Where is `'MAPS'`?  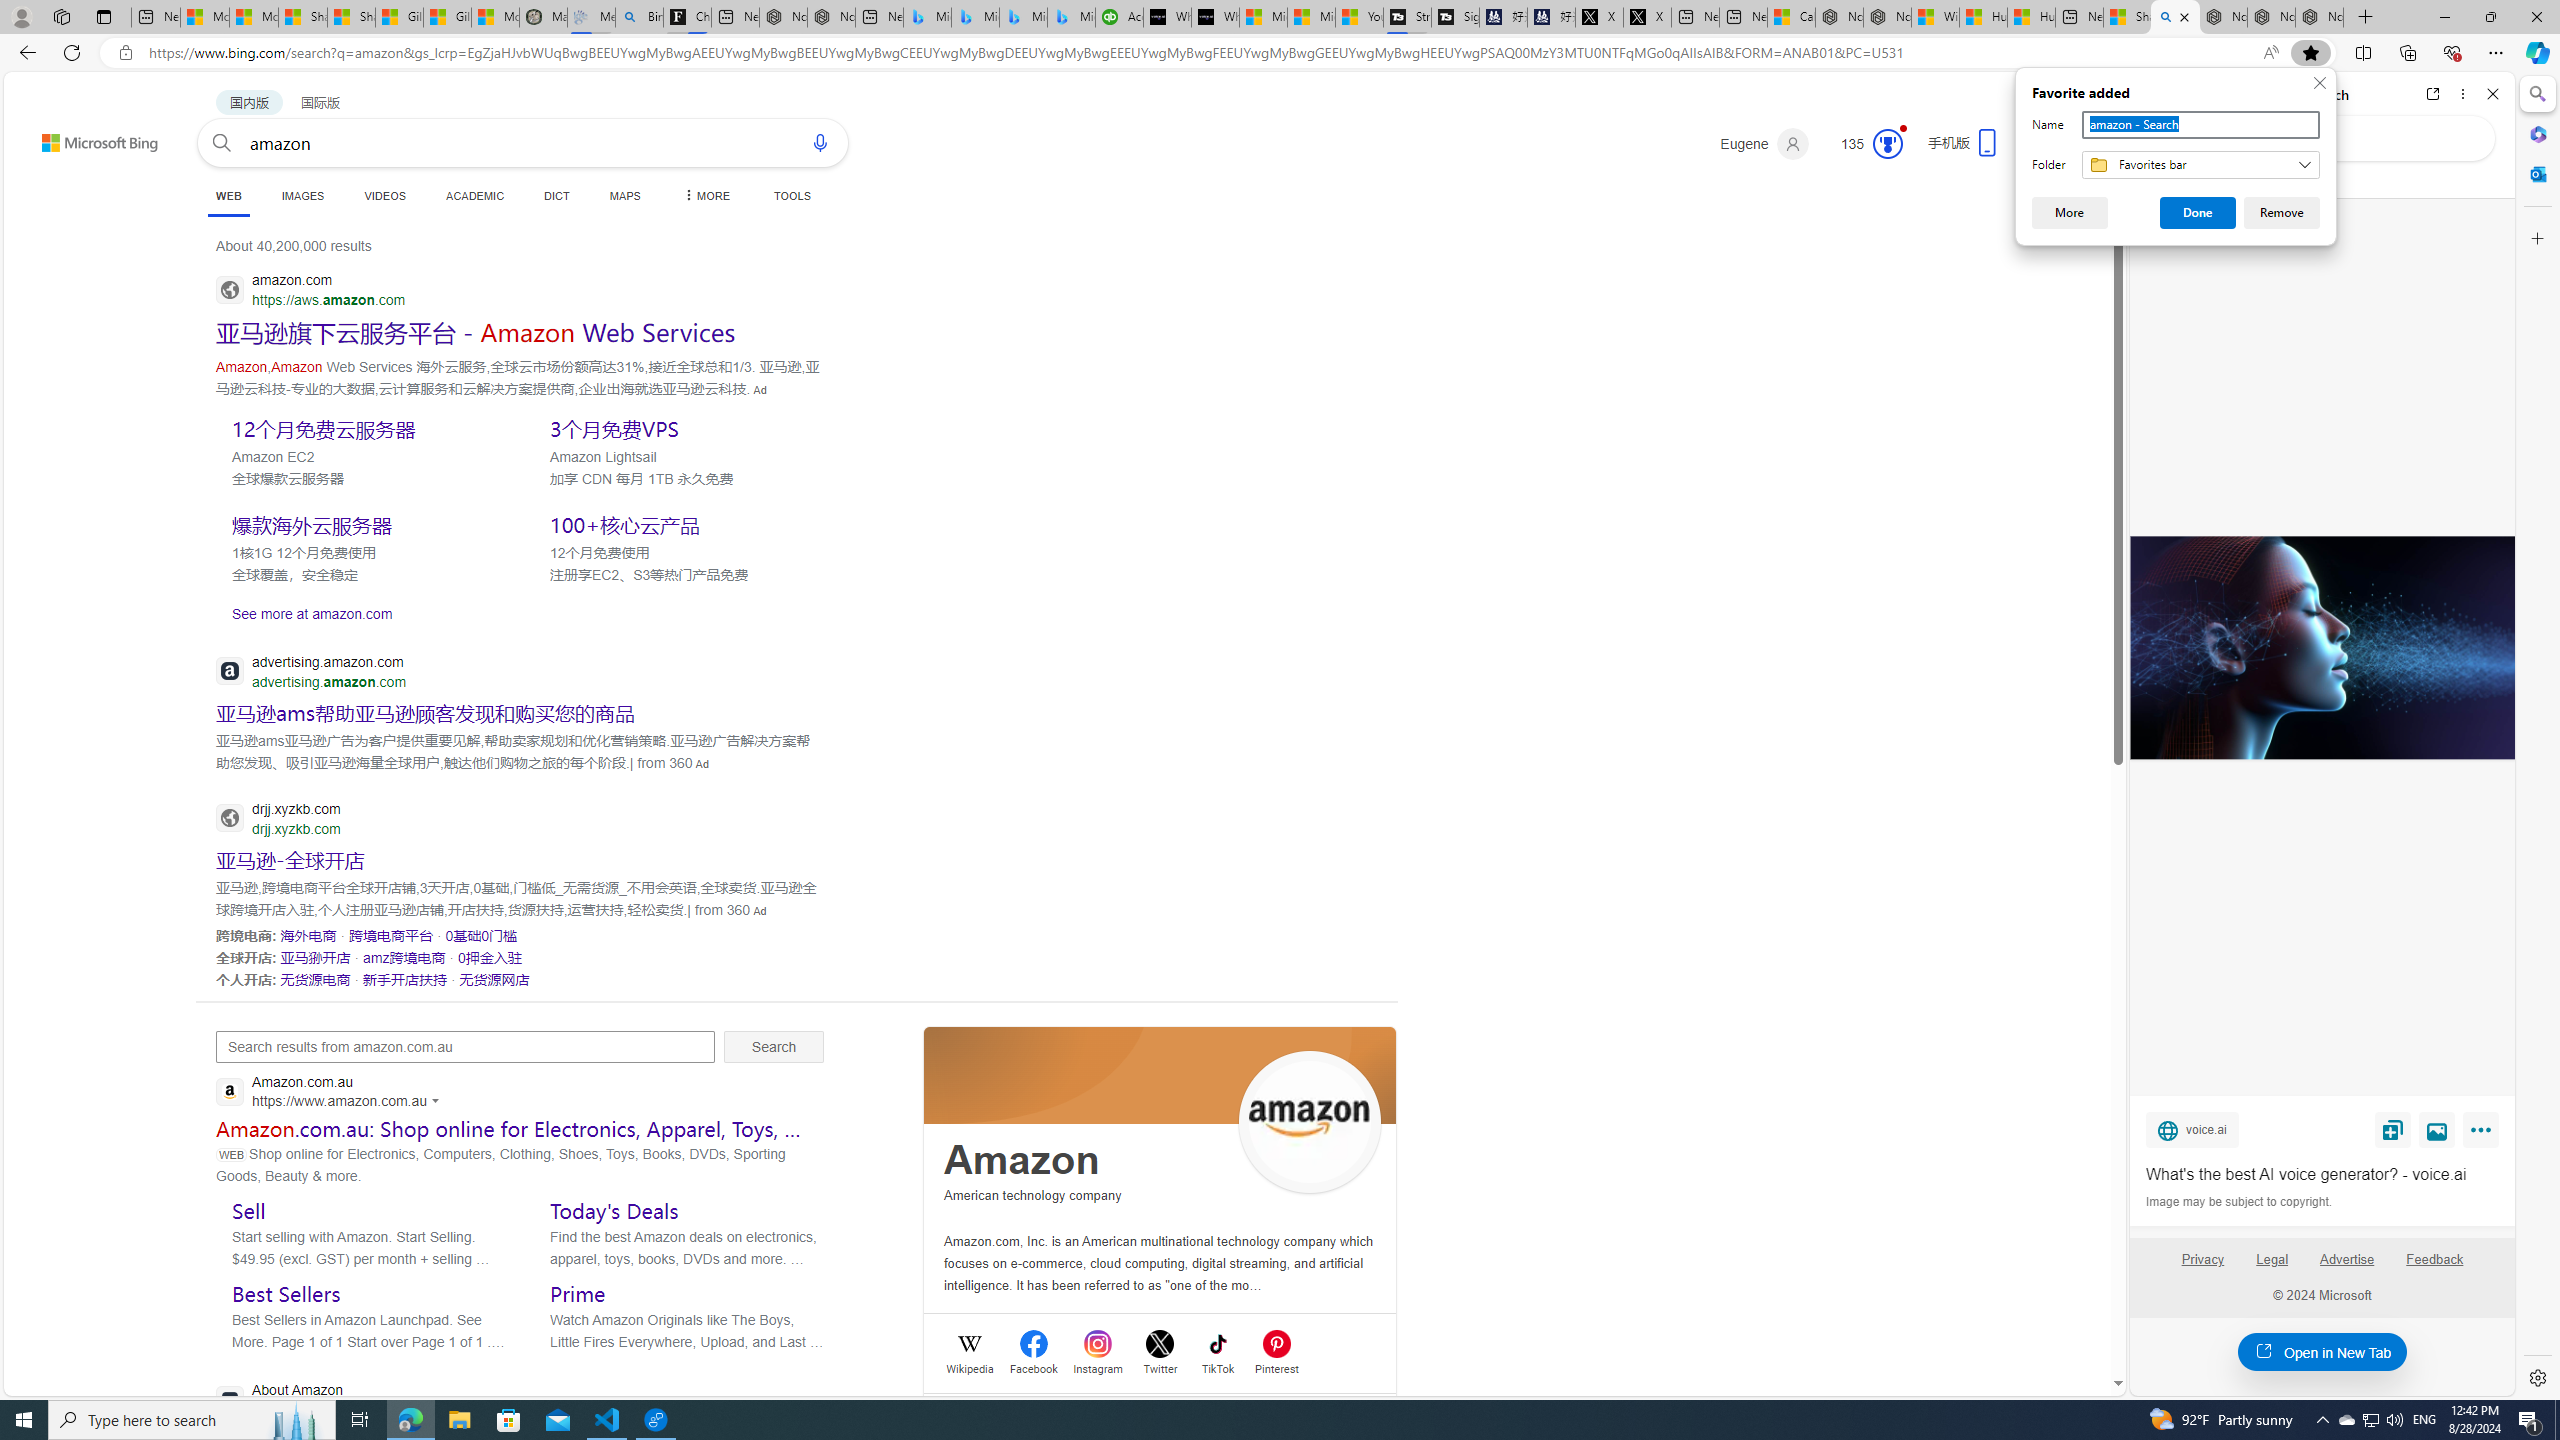
'MAPS' is located at coordinates (624, 195).